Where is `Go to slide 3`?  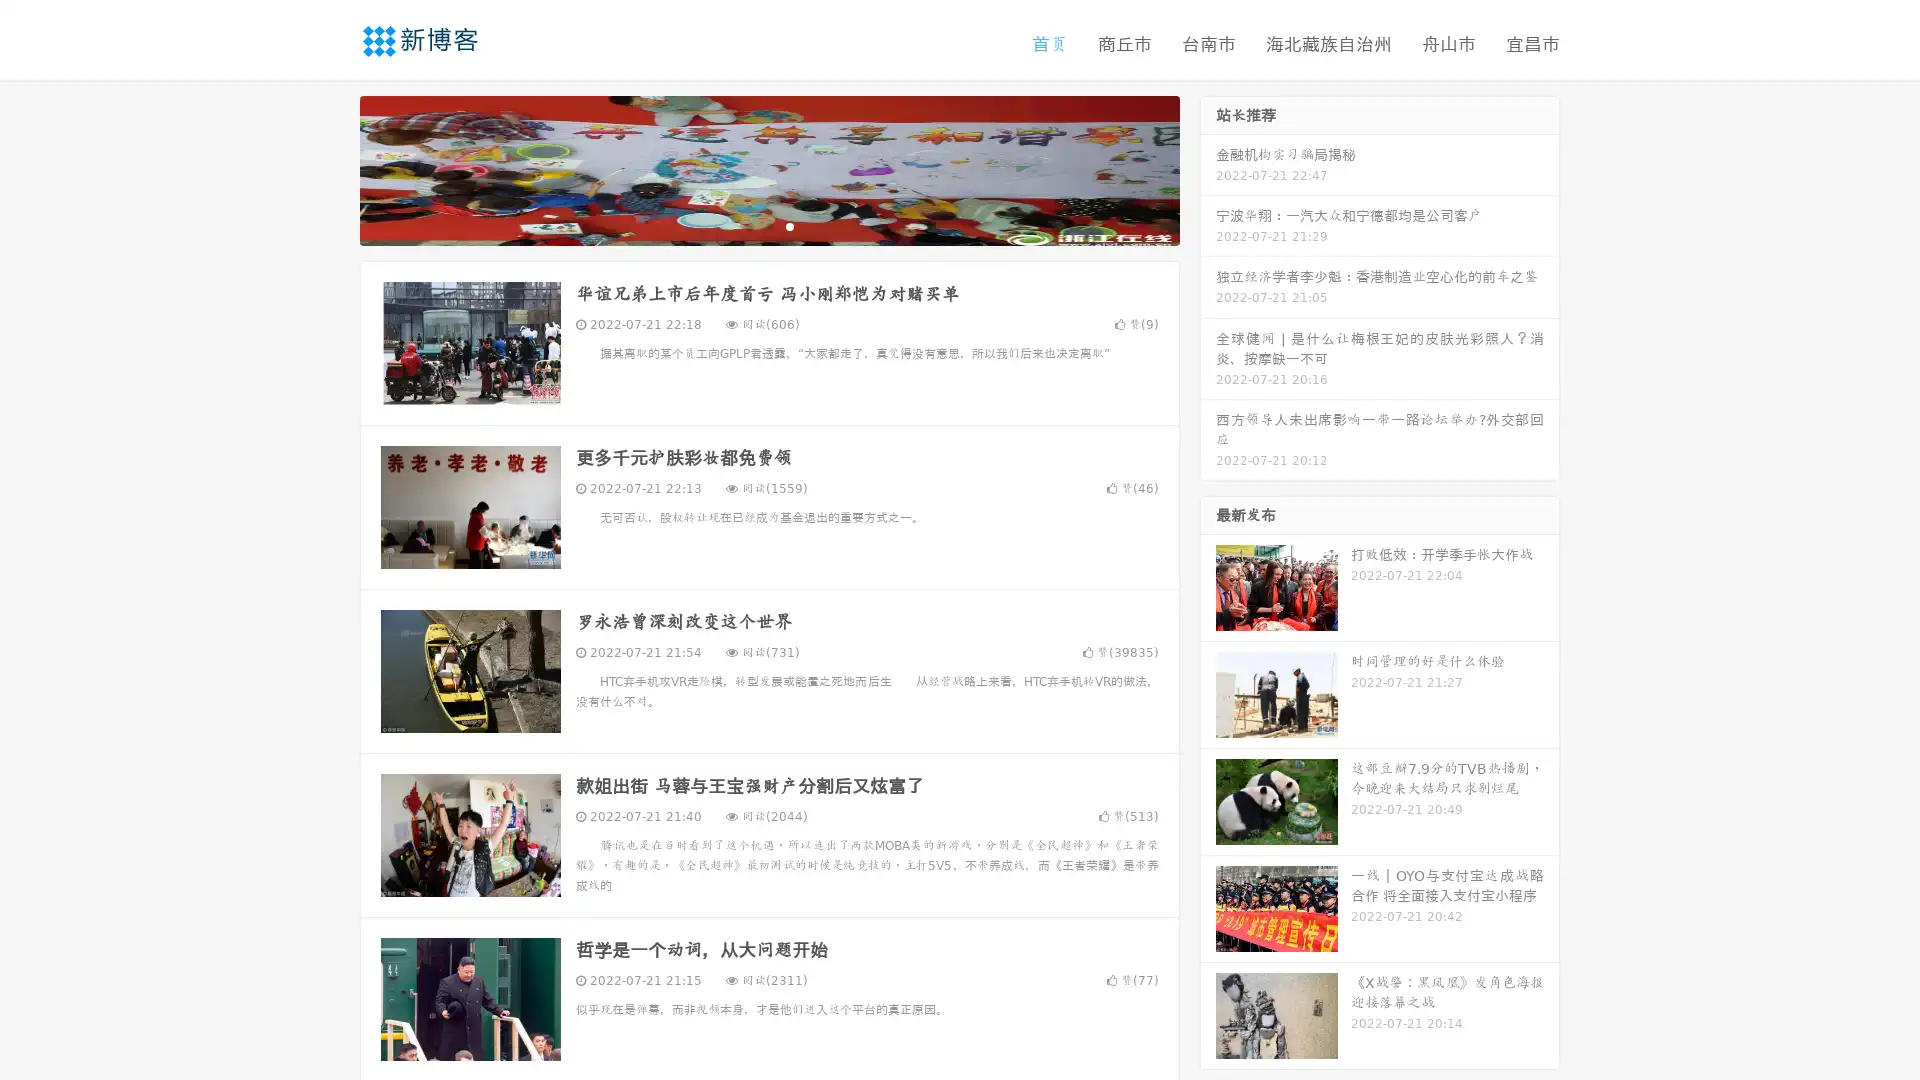 Go to slide 3 is located at coordinates (789, 225).